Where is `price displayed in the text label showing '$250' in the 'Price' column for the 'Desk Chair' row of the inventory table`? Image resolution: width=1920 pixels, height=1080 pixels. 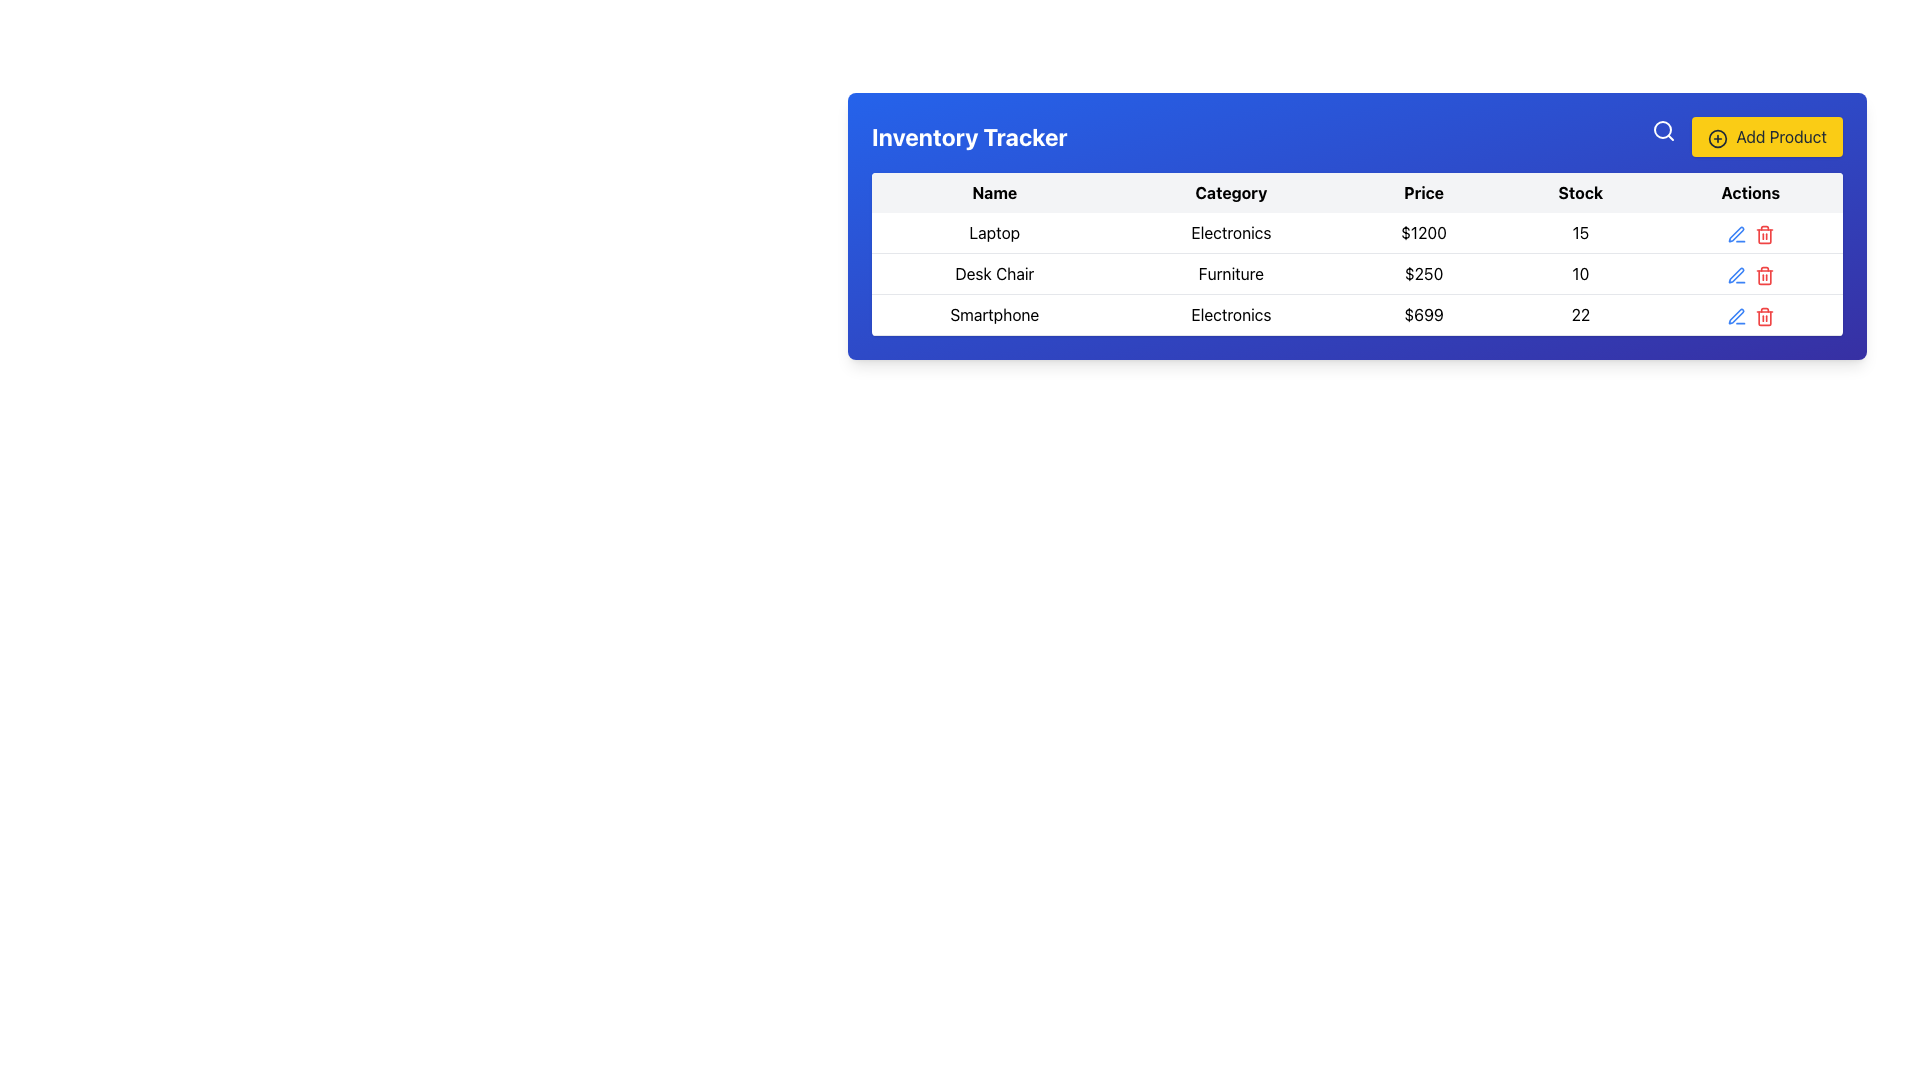
price displayed in the text label showing '$250' in the 'Price' column for the 'Desk Chair' row of the inventory table is located at coordinates (1423, 273).